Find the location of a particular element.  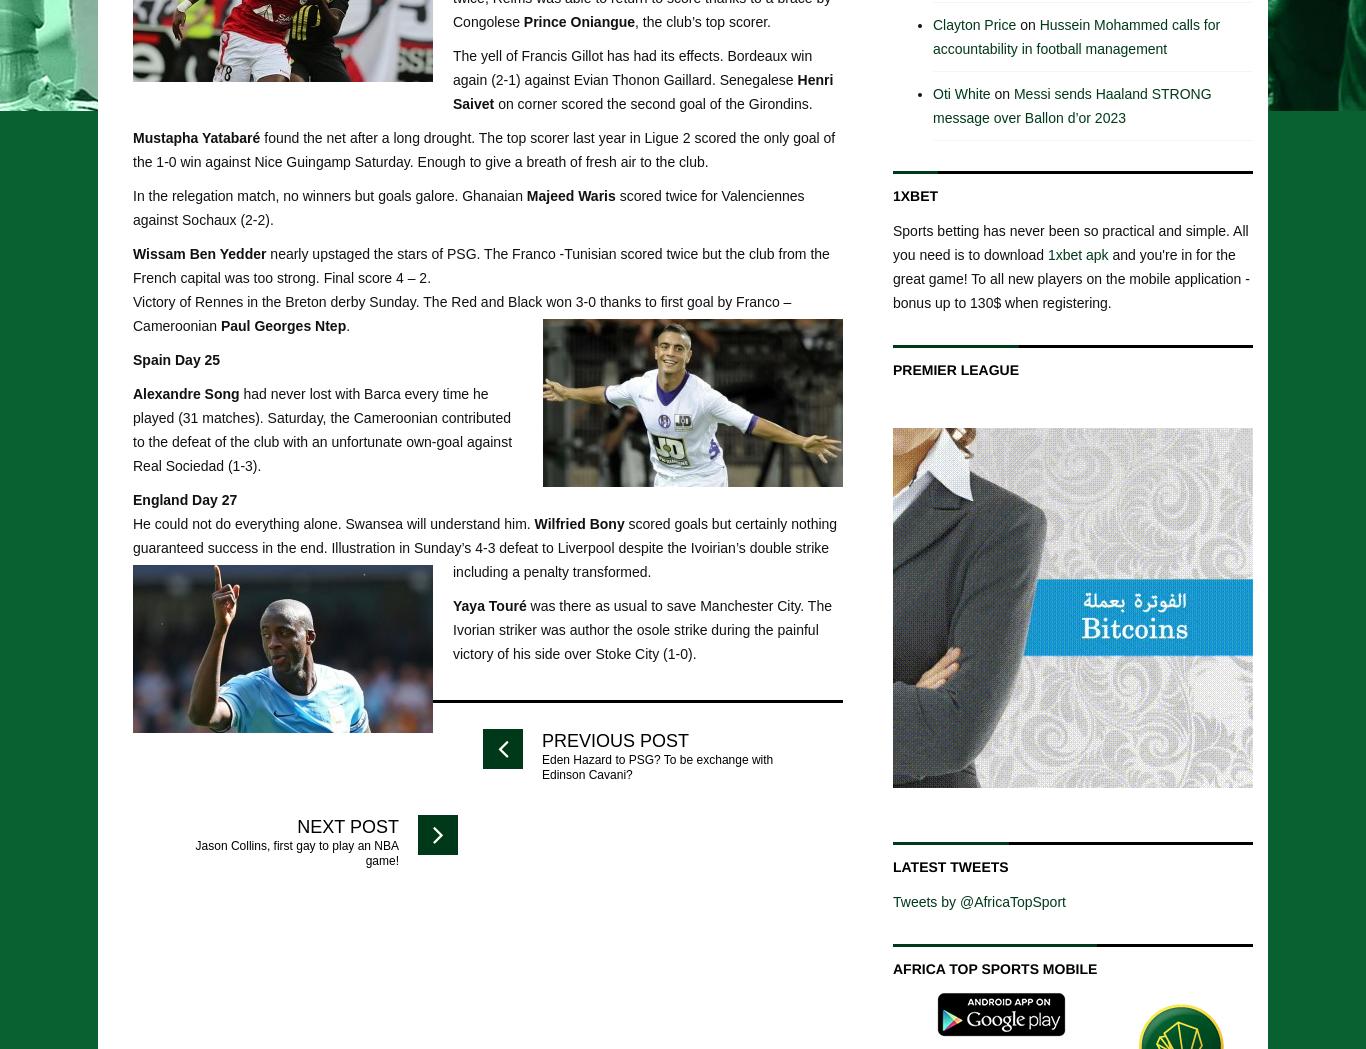

'was there as usual to save Manchester City. The Ivorian striker was author the osole strike during the painful victory of his side over Stoke City (1-0).' is located at coordinates (641, 628).